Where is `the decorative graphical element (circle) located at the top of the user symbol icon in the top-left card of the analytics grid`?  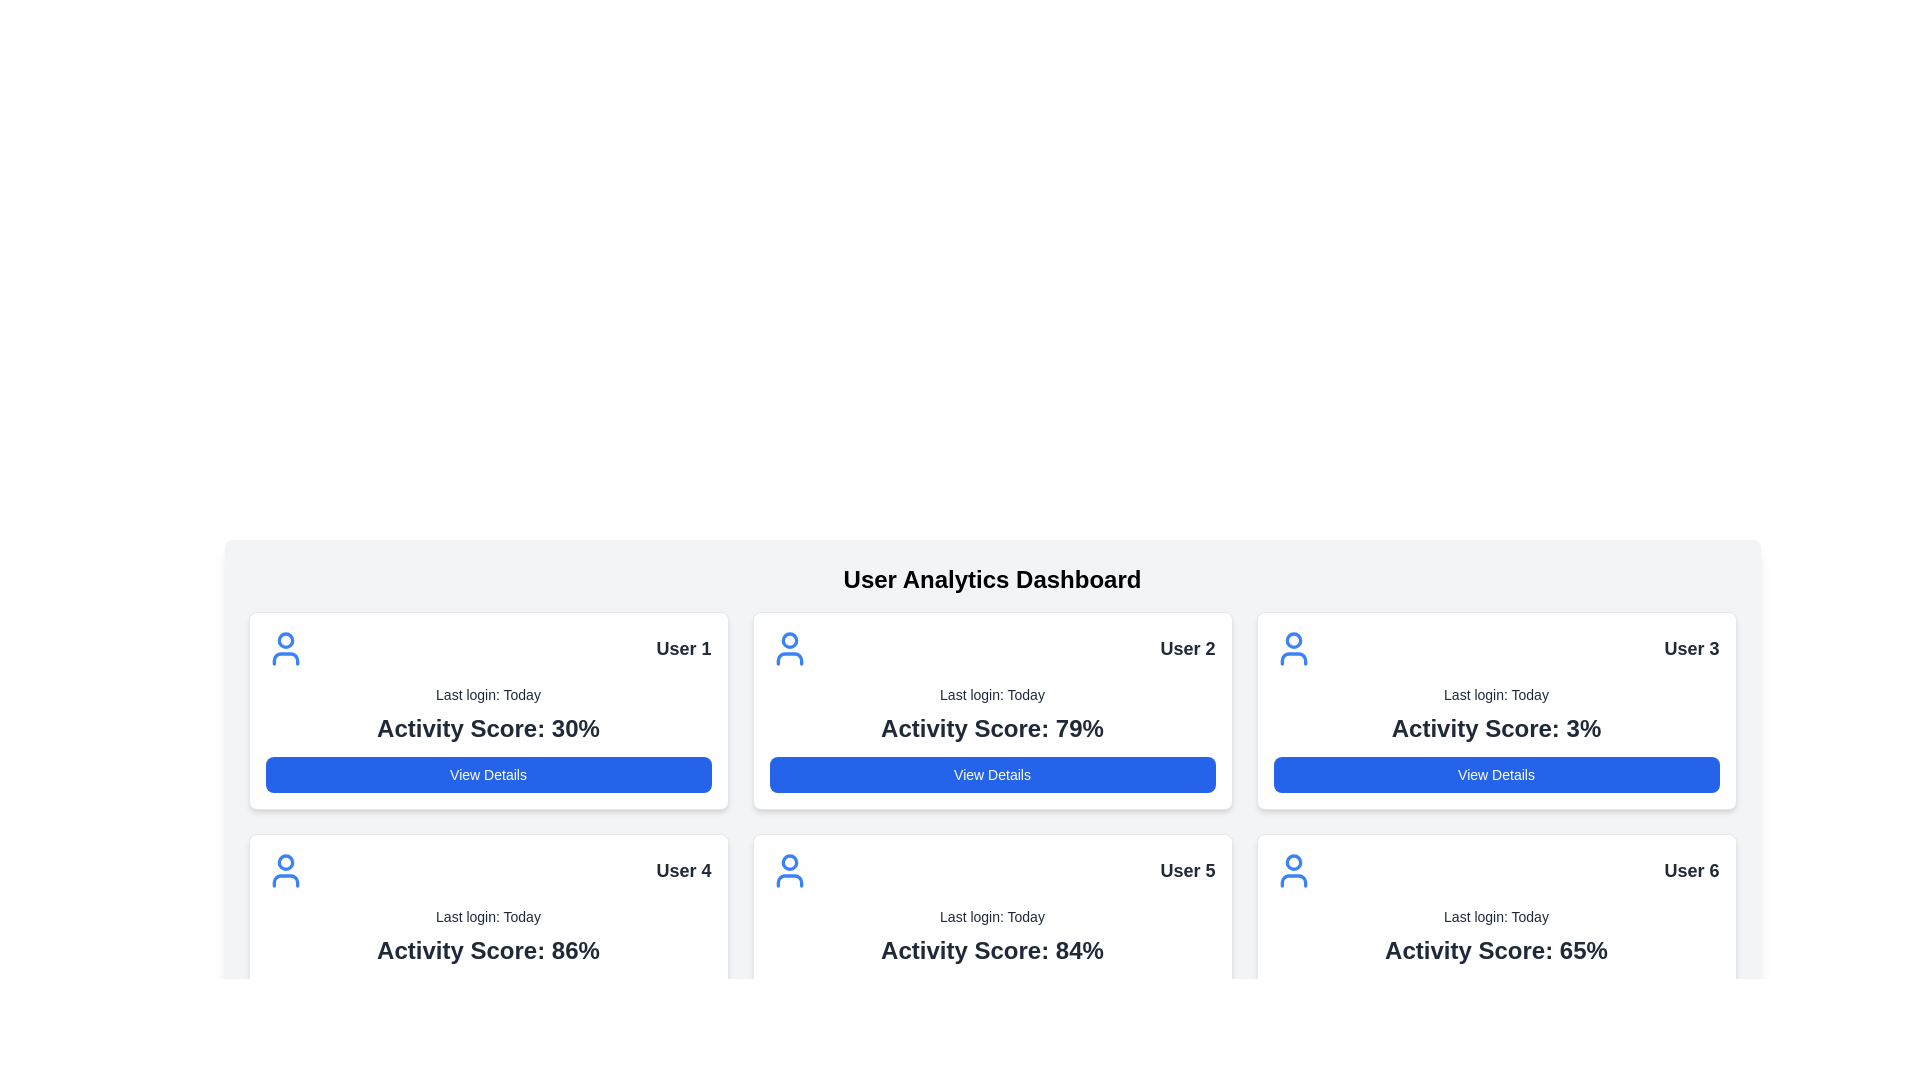
the decorative graphical element (circle) located at the top of the user symbol icon in the top-left card of the analytics grid is located at coordinates (284, 640).